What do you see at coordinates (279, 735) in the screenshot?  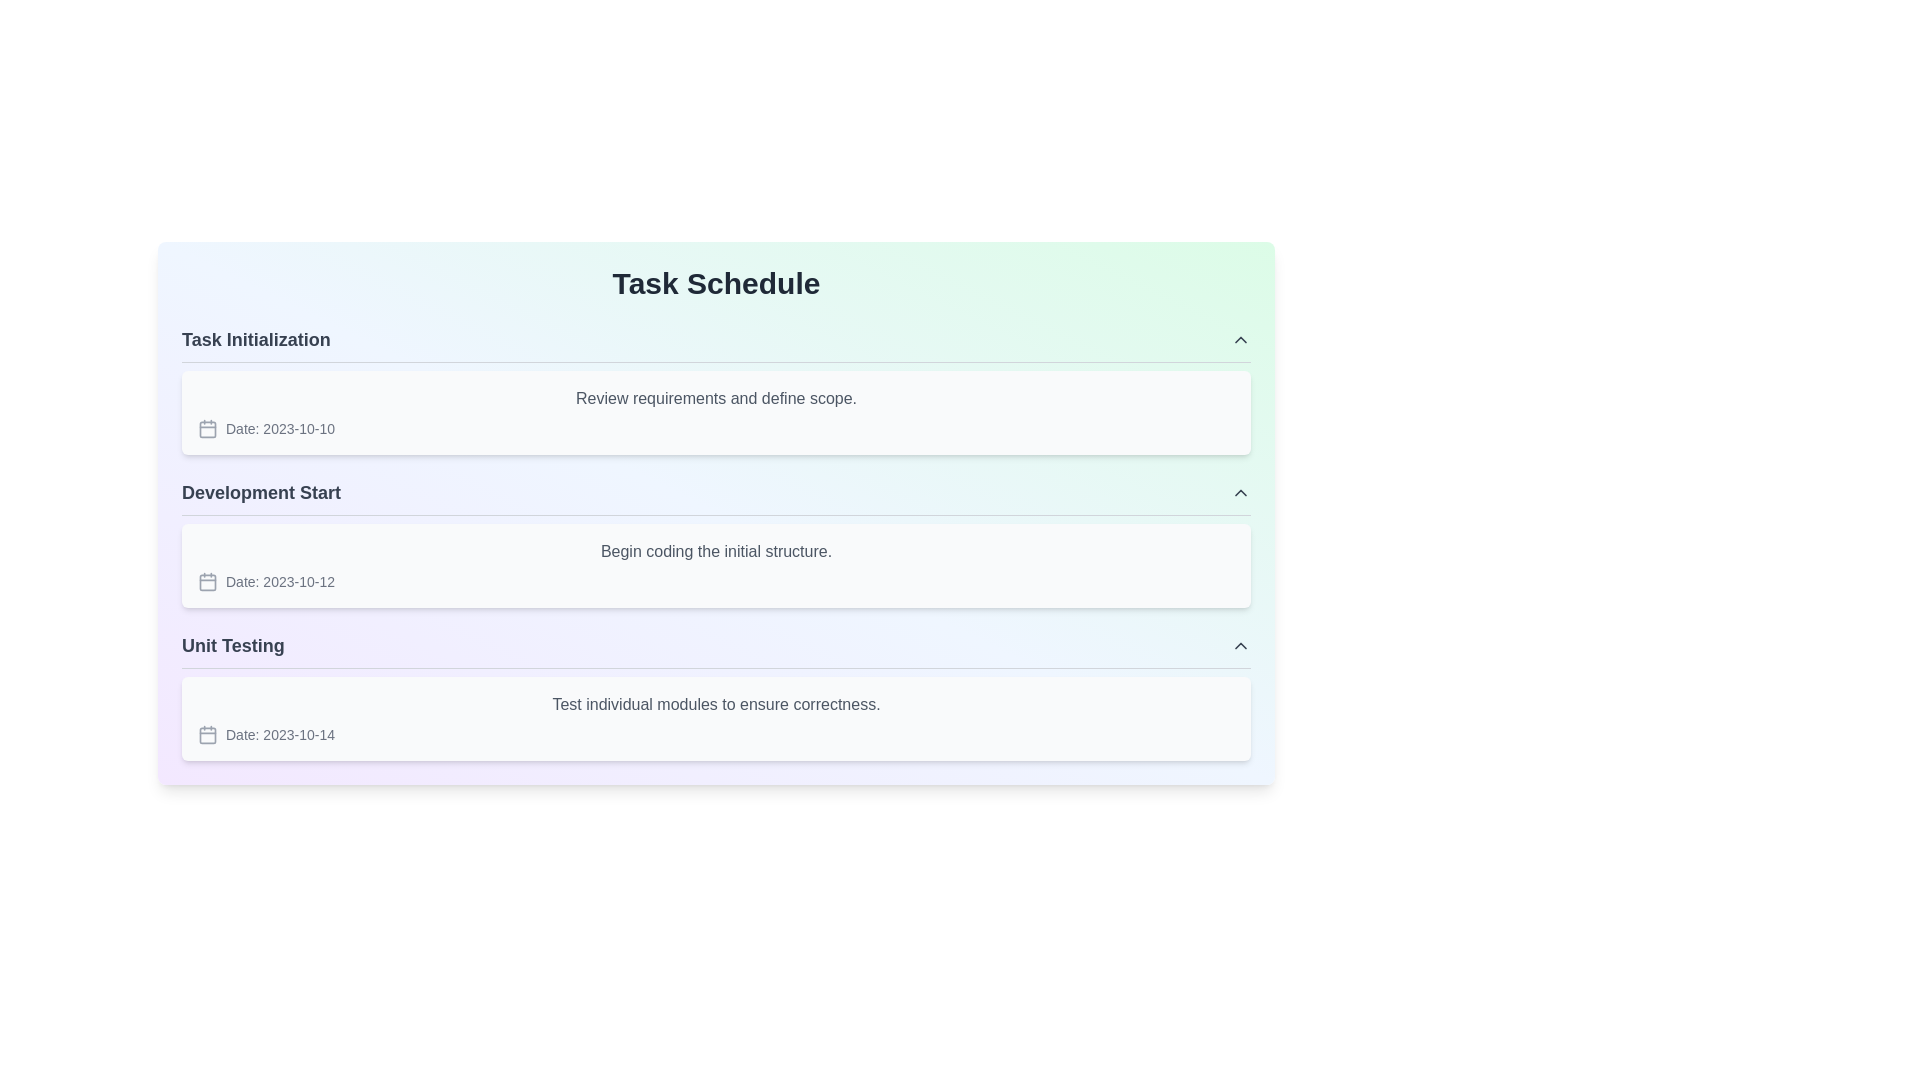 I see `the static textual label that displays a formatted date, located to the right of a calendar icon` at bounding box center [279, 735].